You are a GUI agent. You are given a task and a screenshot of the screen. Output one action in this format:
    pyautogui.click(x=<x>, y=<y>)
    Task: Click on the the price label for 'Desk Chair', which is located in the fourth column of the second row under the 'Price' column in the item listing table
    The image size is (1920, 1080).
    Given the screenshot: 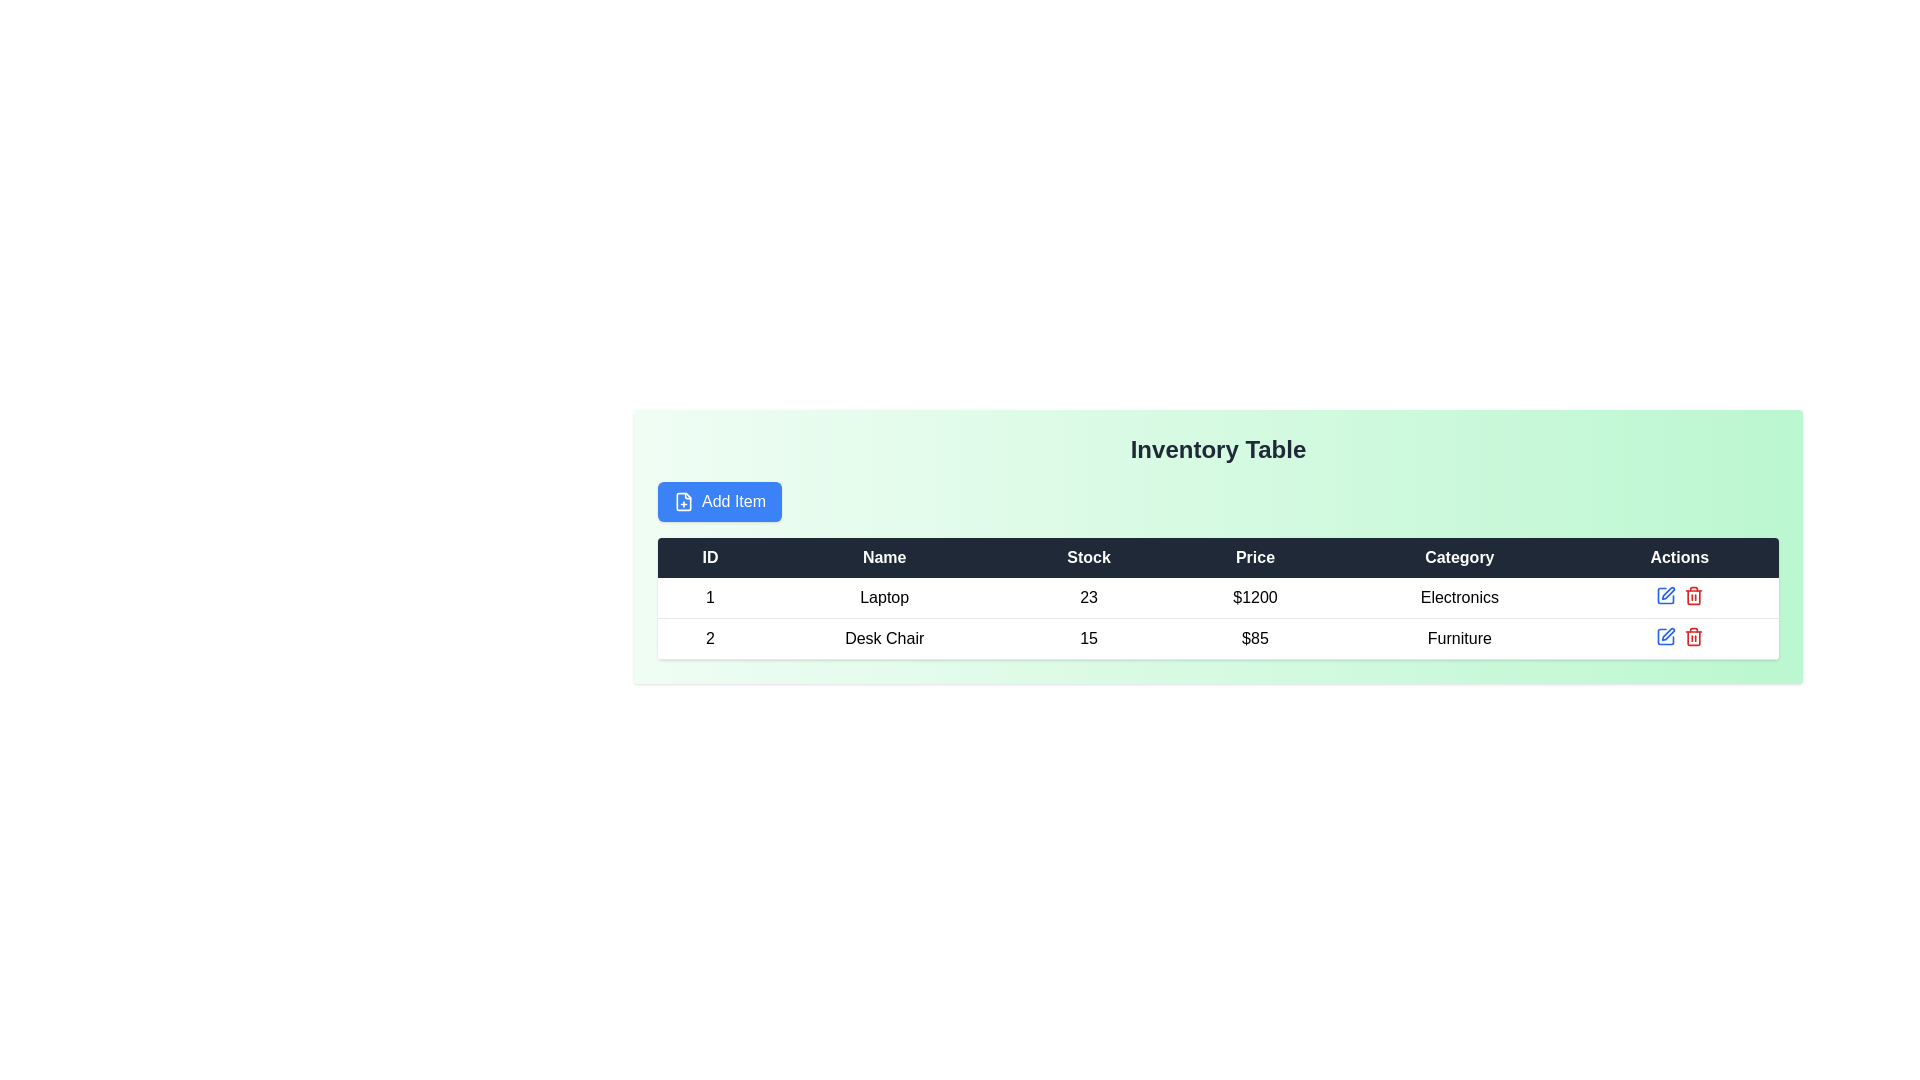 What is the action you would take?
    pyautogui.click(x=1254, y=639)
    